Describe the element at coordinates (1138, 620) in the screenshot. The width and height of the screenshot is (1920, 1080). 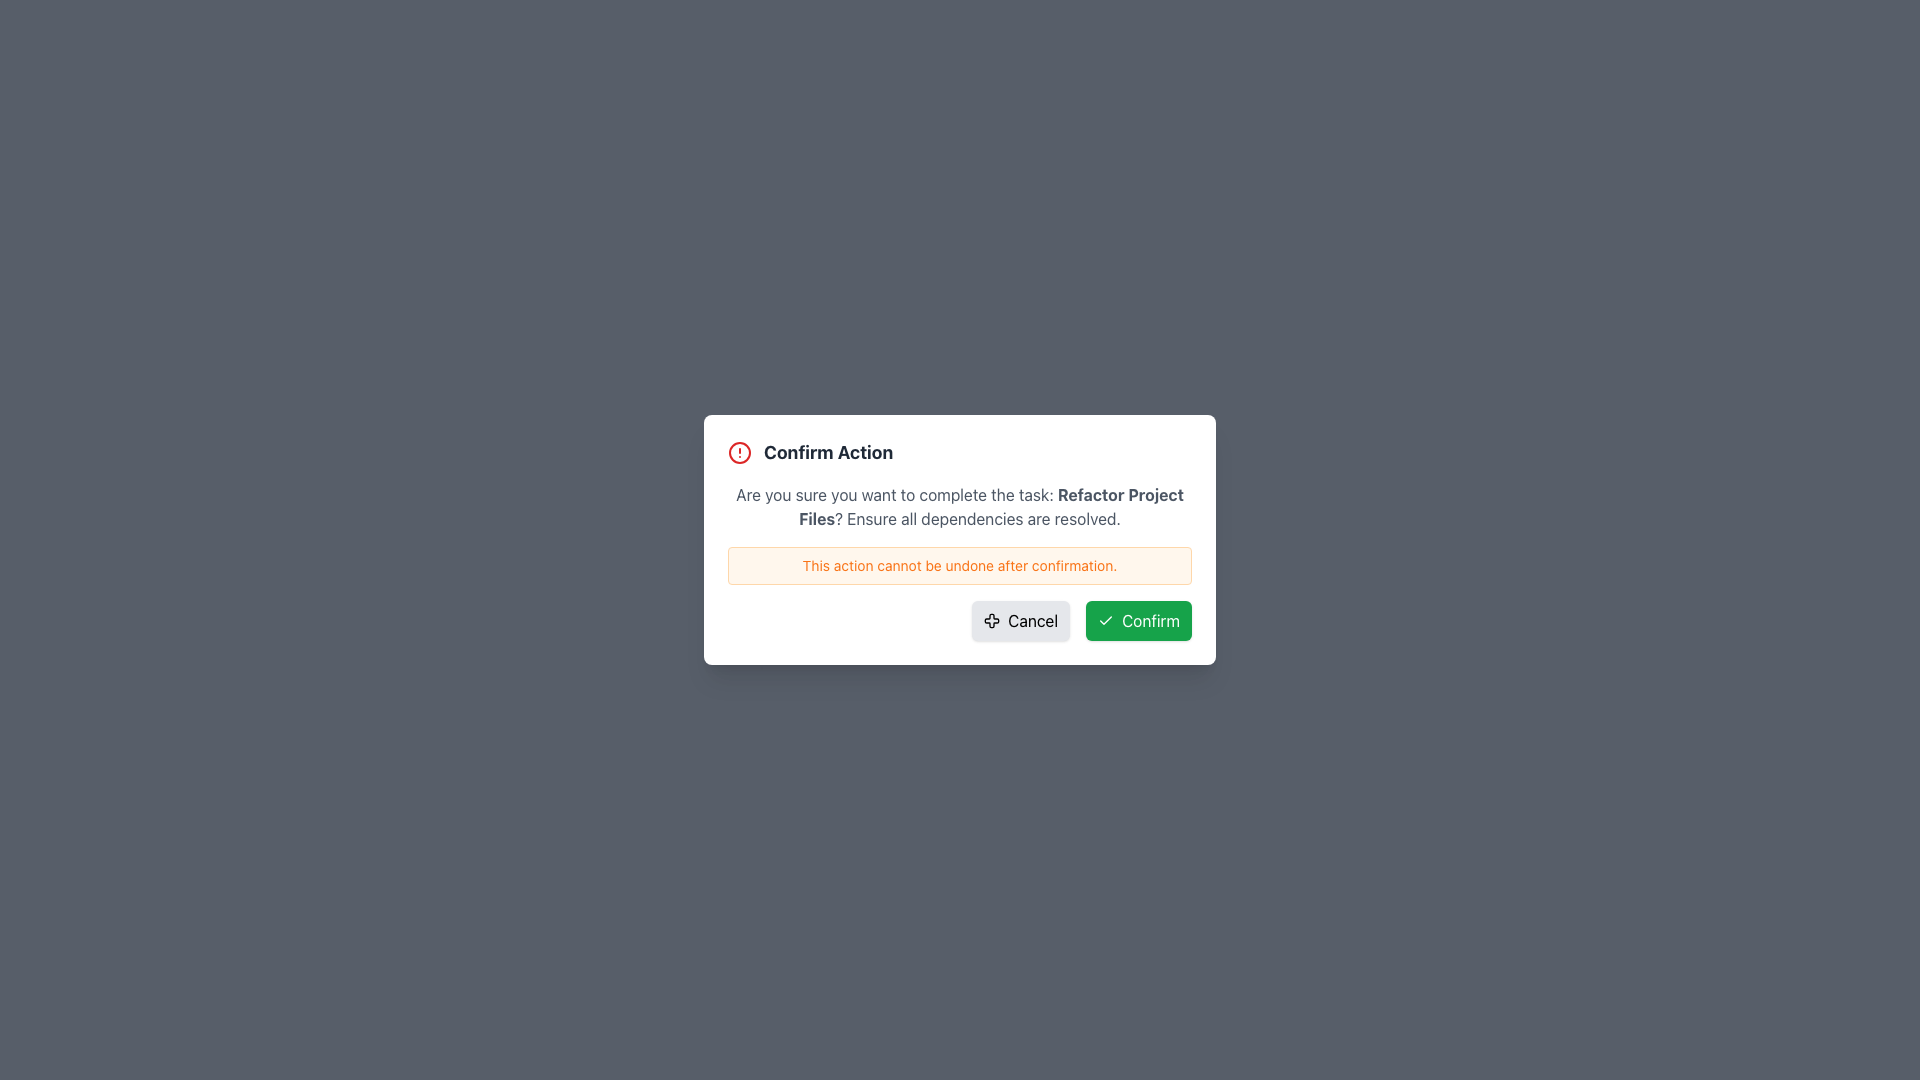
I see `the 'Confirm' button located at the bottom right of the dialog window to proceed with the intended operation and dismiss the dialog` at that location.